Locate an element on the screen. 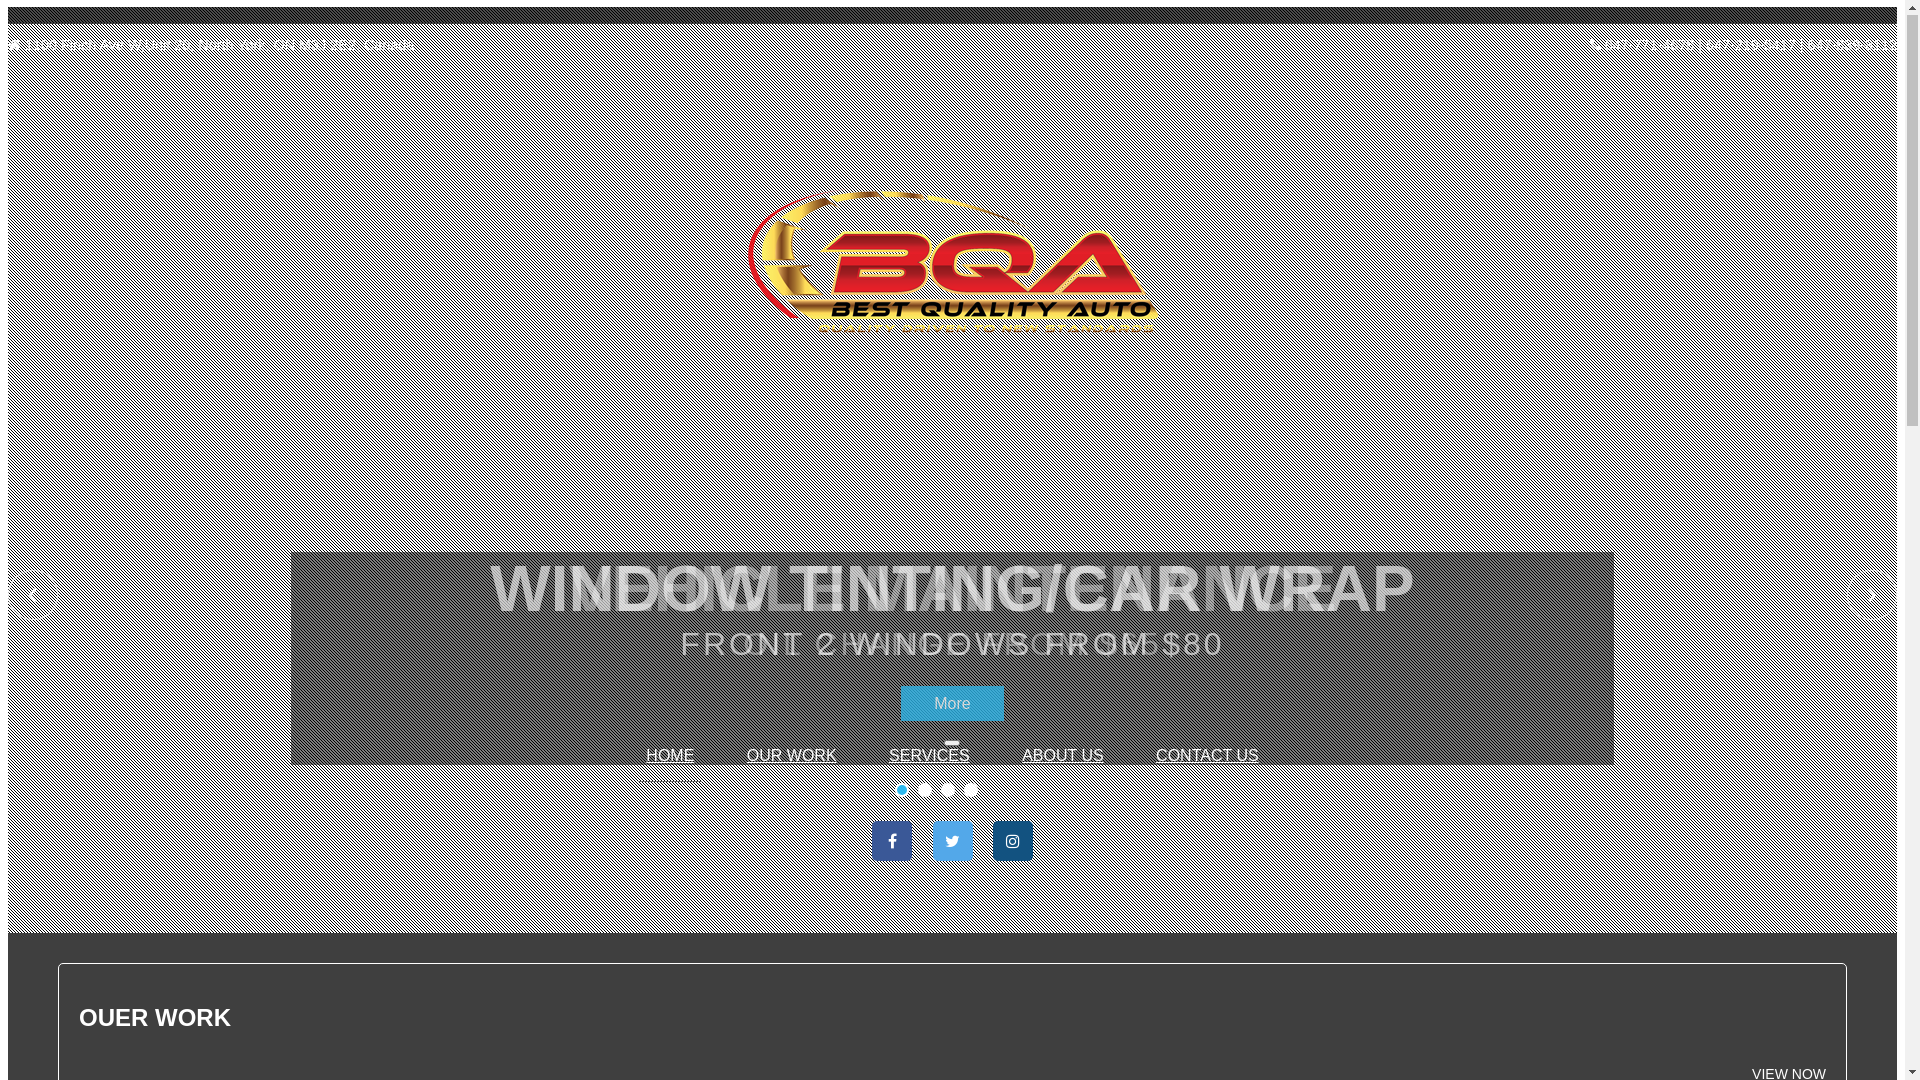  'HOME' is located at coordinates (637, 756).